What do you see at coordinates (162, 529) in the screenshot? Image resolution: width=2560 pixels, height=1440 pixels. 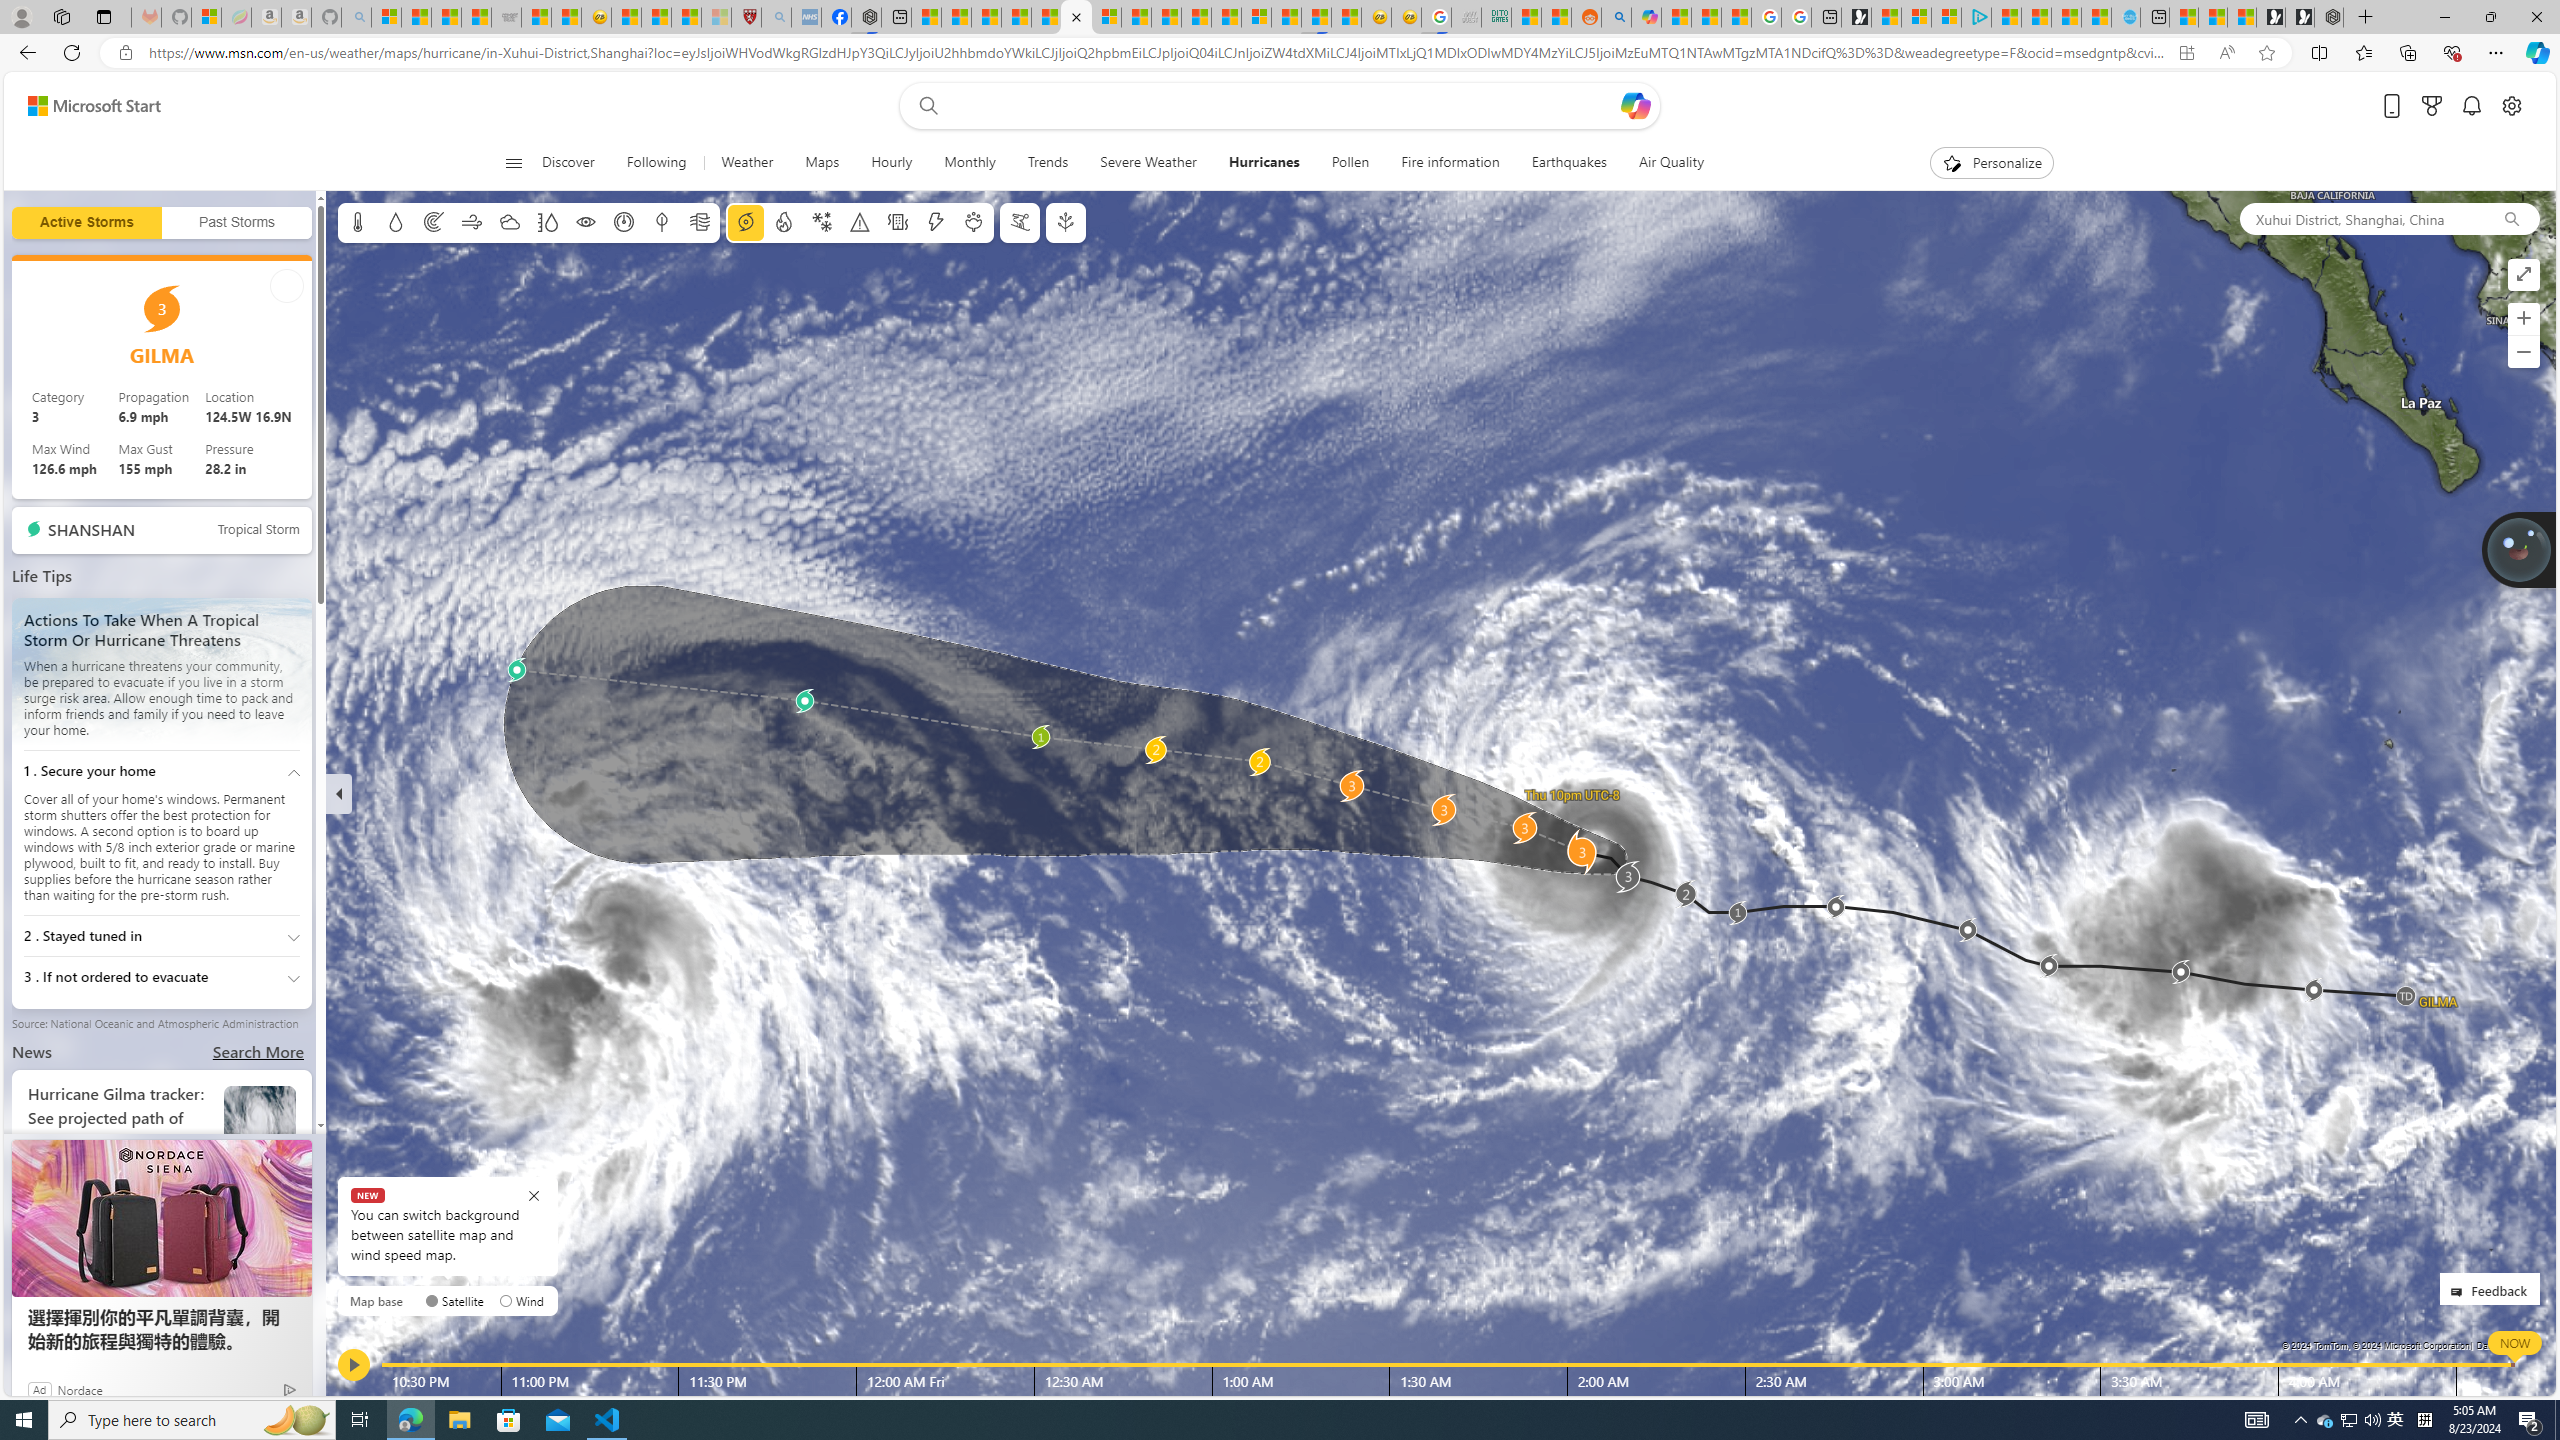 I see `'SHANSHAN Tropical Storm'` at bounding box center [162, 529].